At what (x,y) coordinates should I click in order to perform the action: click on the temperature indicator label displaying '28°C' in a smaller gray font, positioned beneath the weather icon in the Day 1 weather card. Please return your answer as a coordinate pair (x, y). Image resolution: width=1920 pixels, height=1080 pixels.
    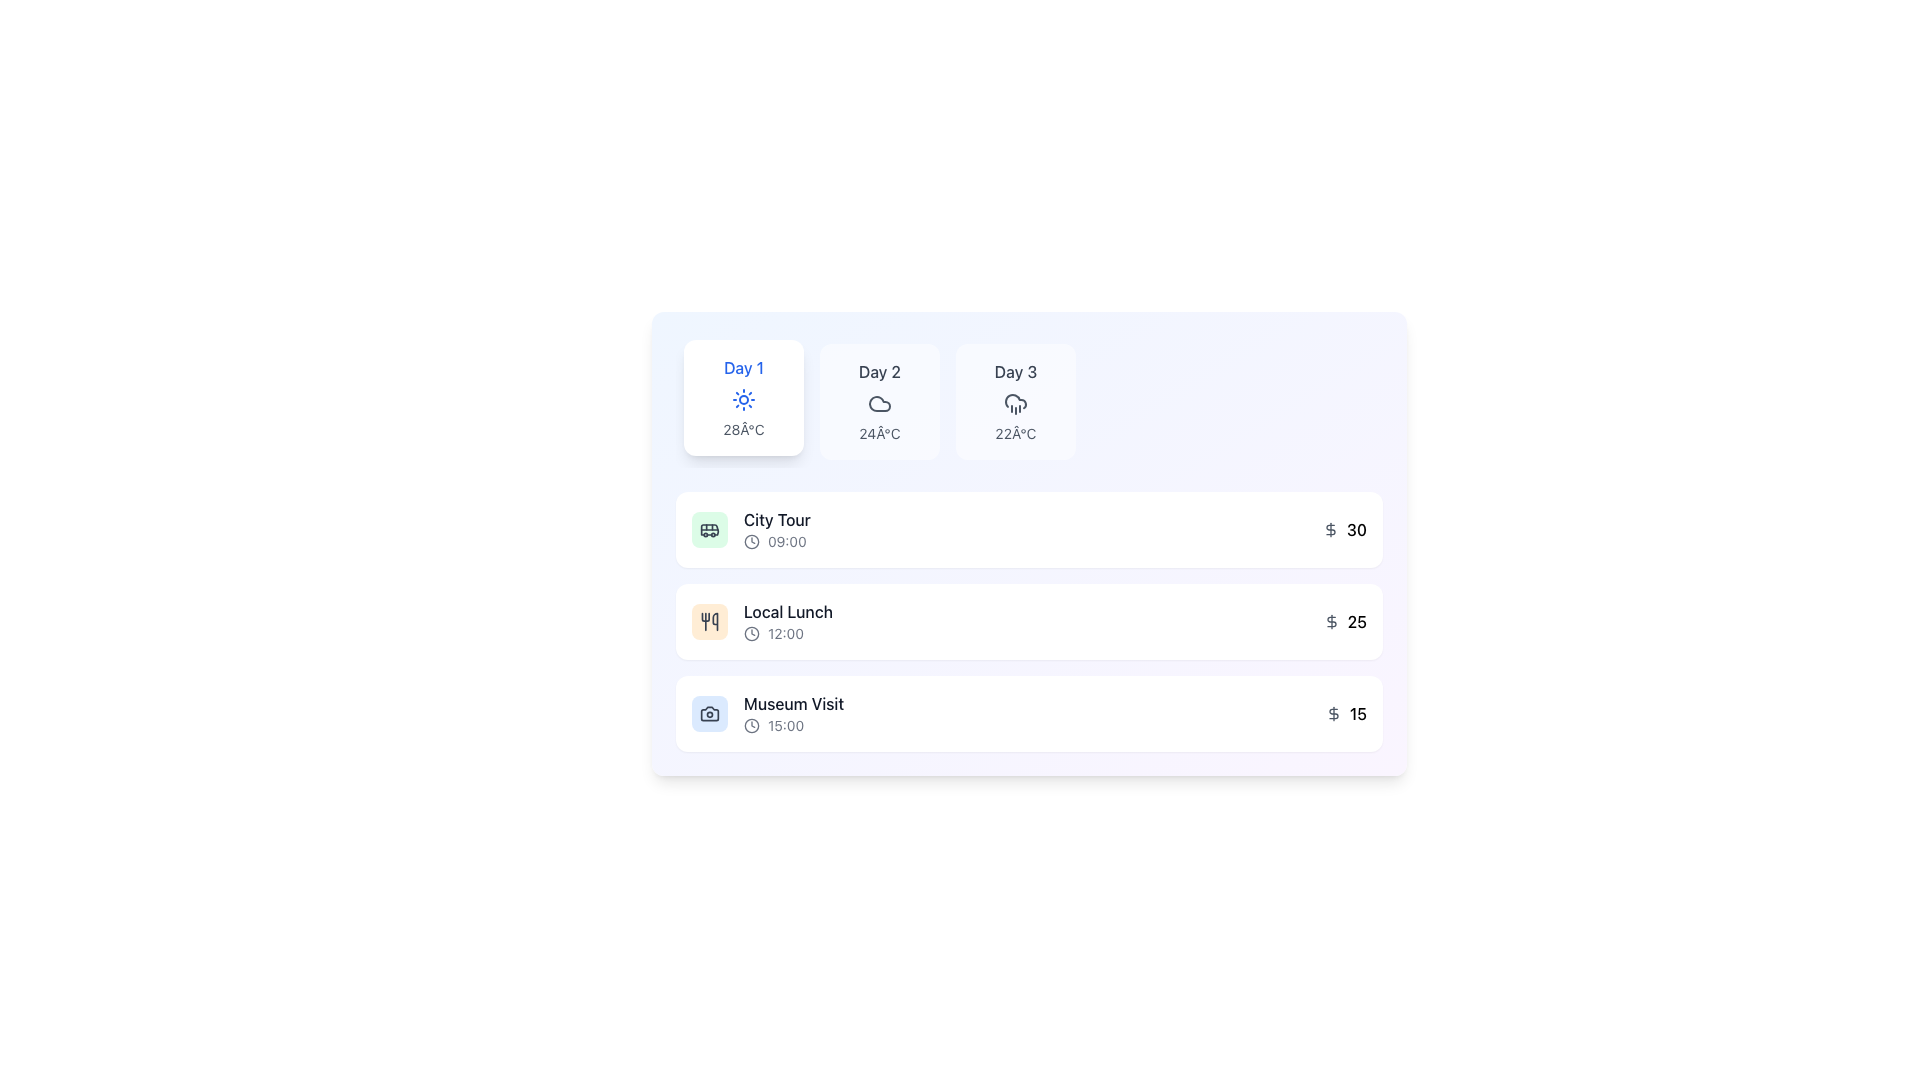
    Looking at the image, I should click on (743, 428).